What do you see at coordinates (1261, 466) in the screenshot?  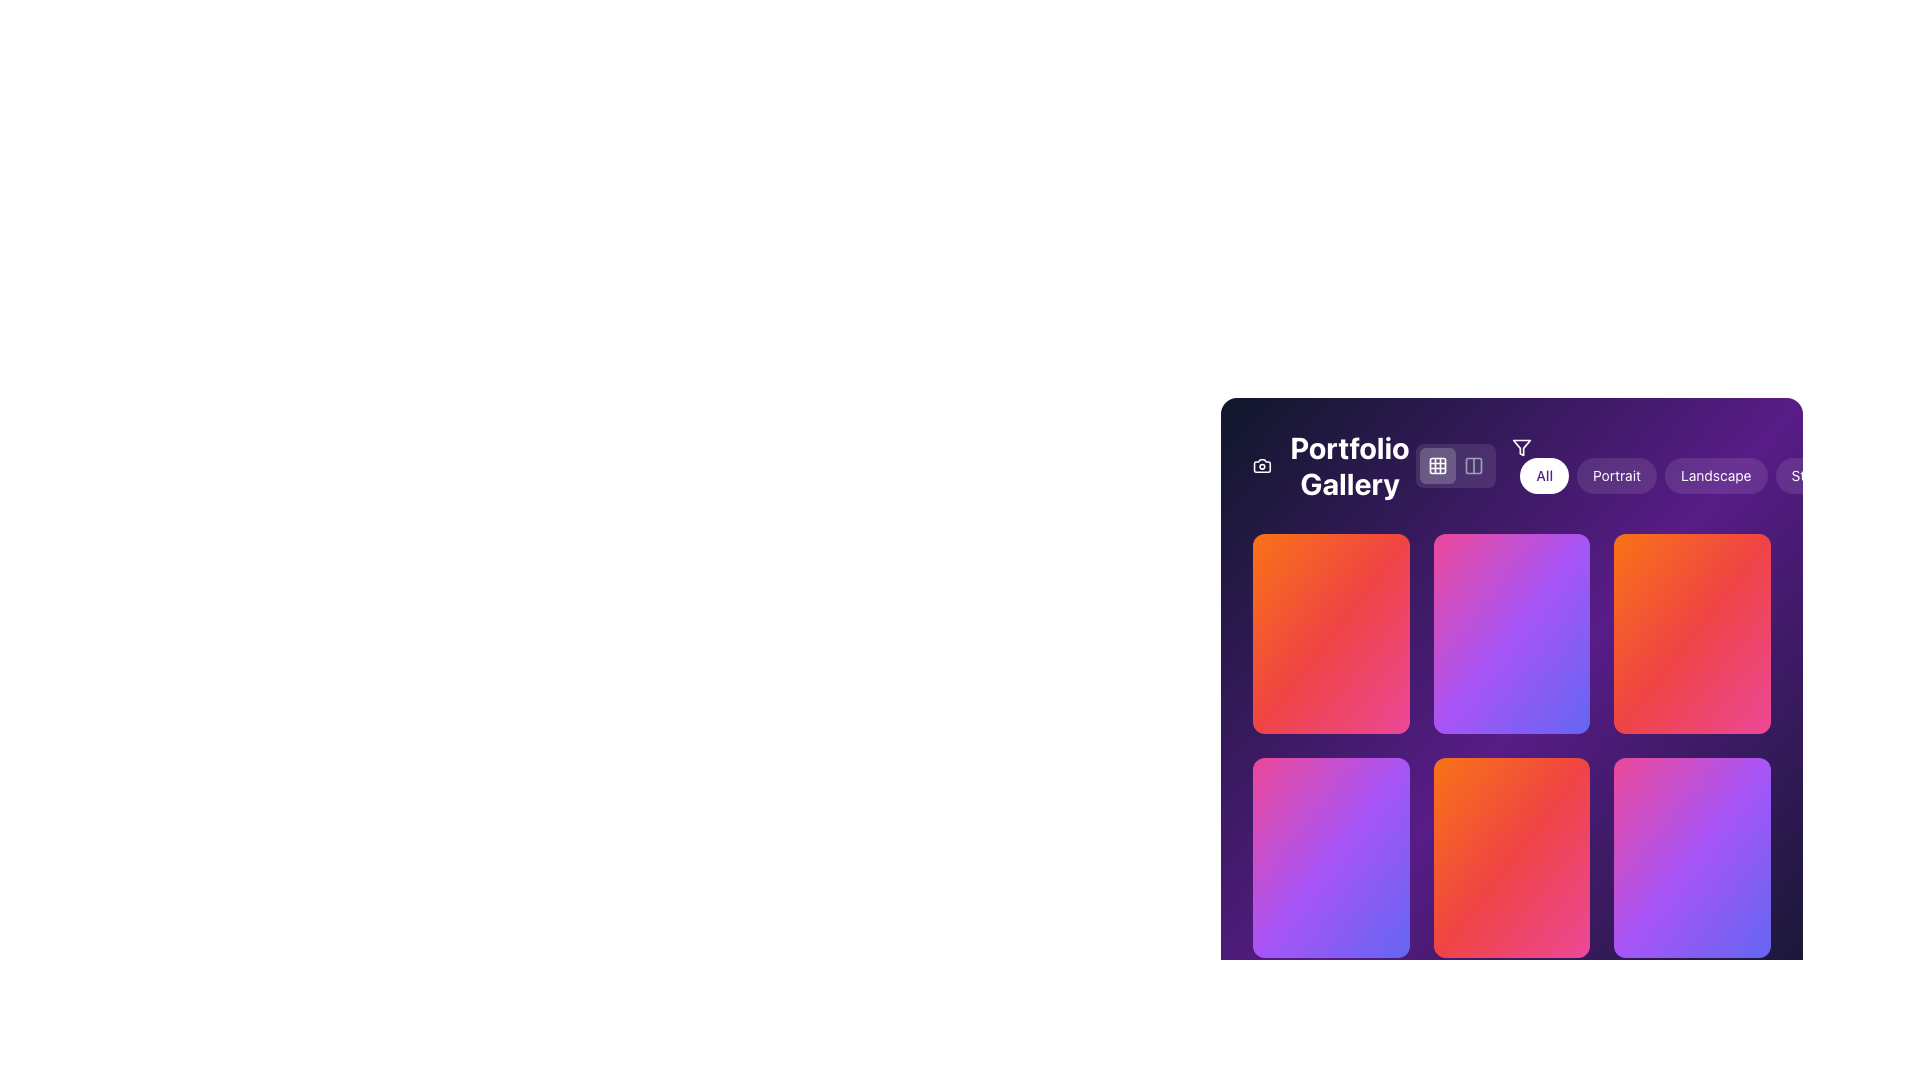 I see `the camera icon located to the left of the 'Portfolio Gallery' text in the header section of the interface` at bounding box center [1261, 466].